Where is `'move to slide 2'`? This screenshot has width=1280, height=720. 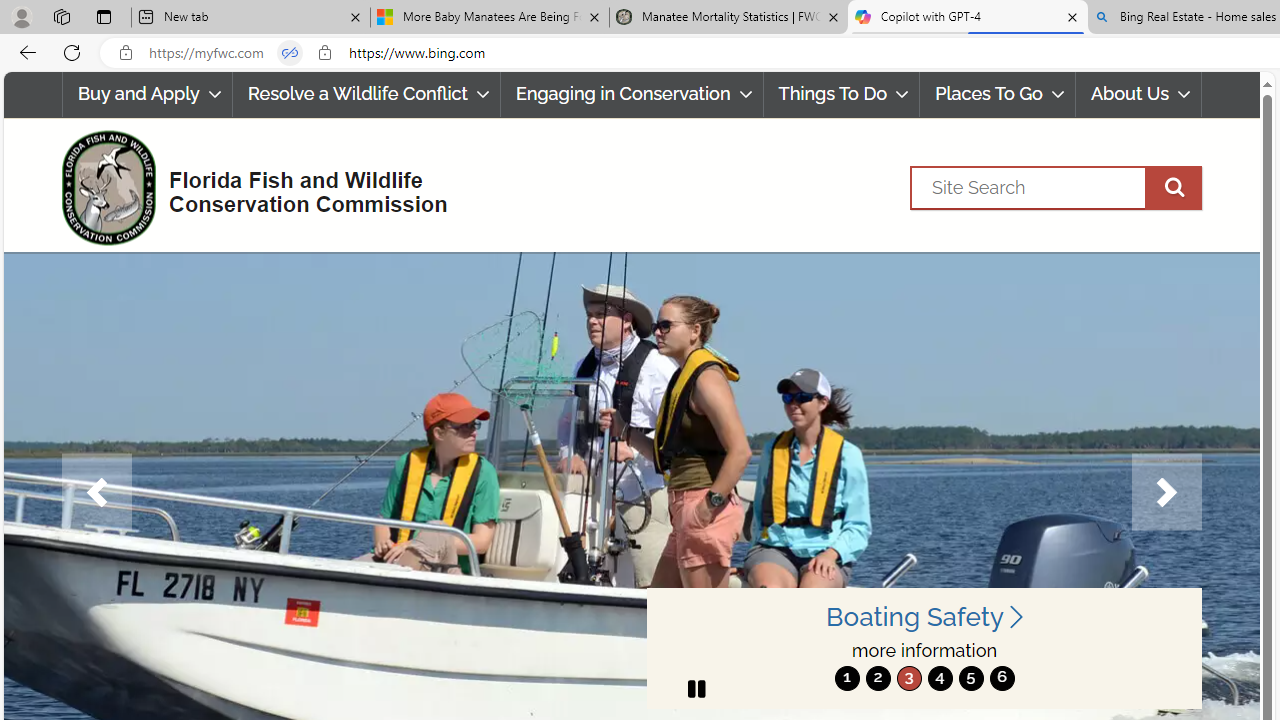
'move to slide 2' is located at coordinates (878, 677).